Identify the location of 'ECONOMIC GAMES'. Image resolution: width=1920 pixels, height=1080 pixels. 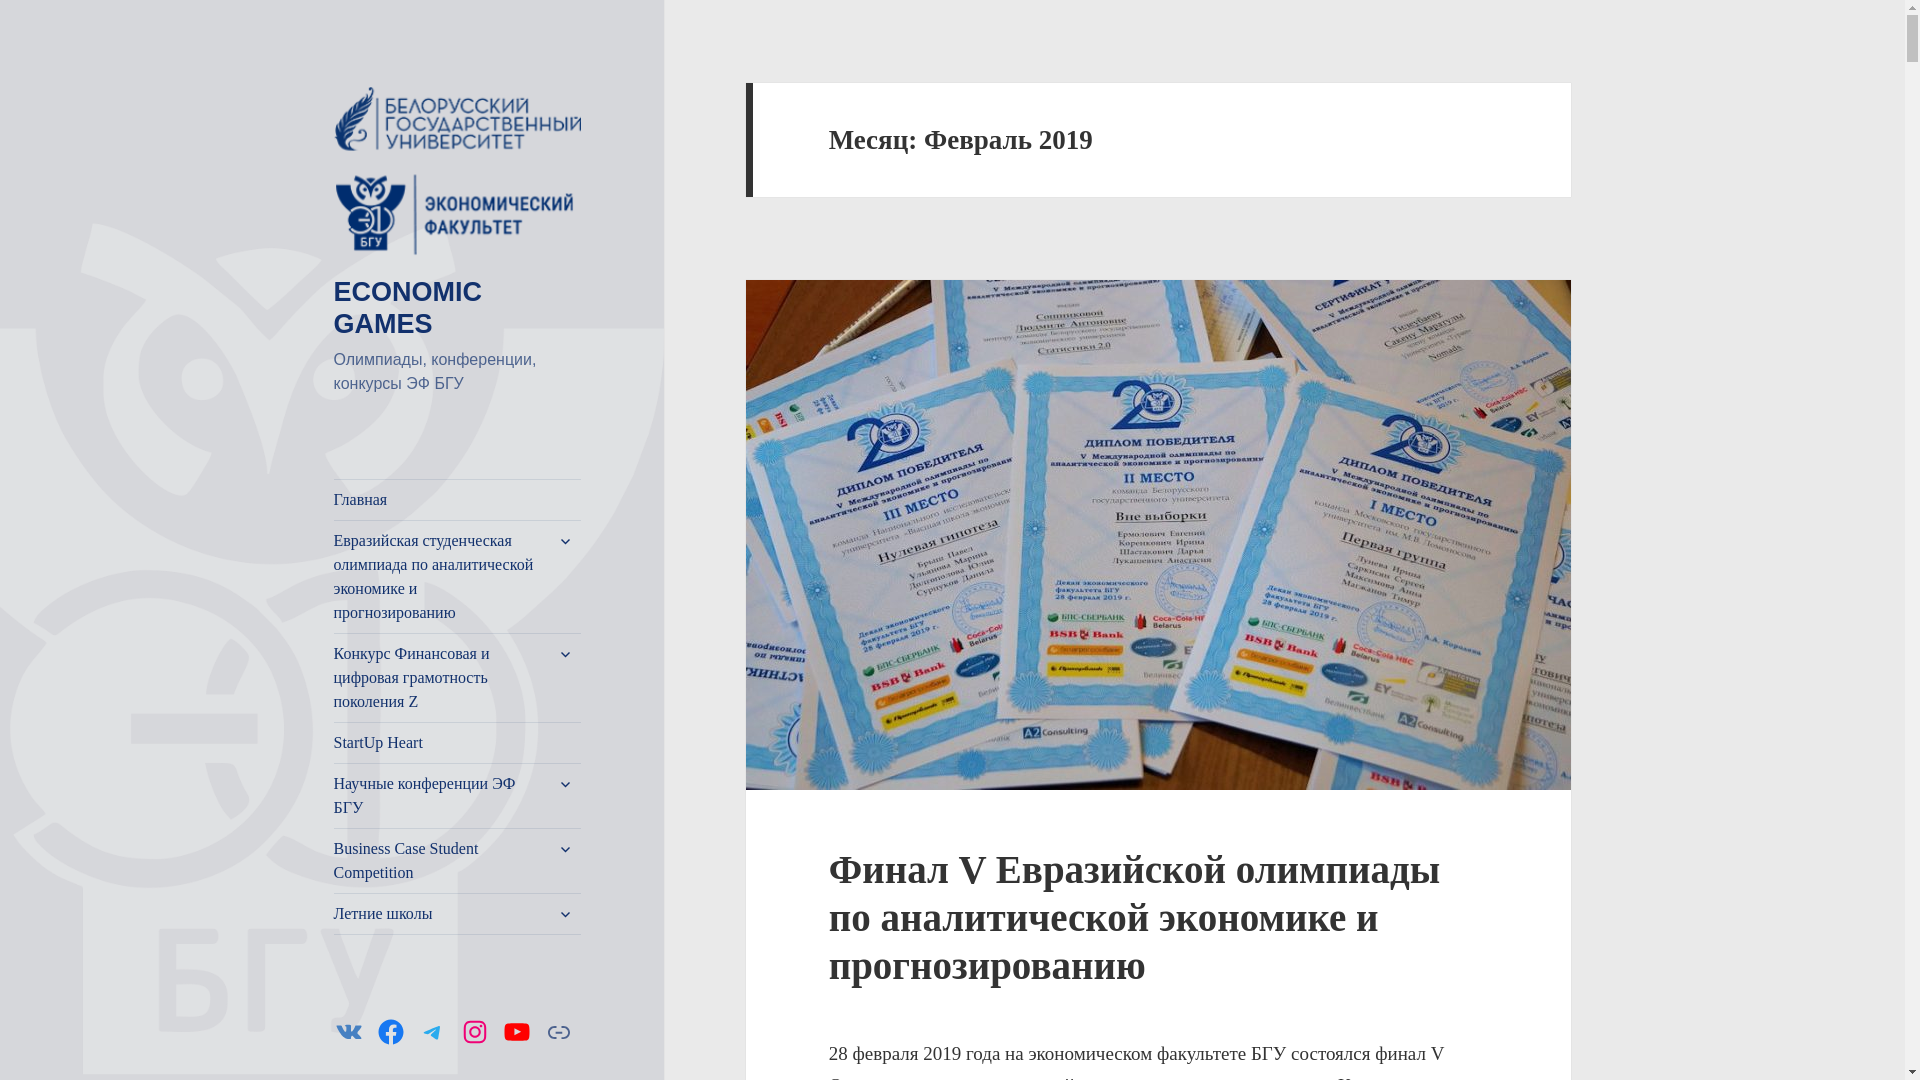
(407, 308).